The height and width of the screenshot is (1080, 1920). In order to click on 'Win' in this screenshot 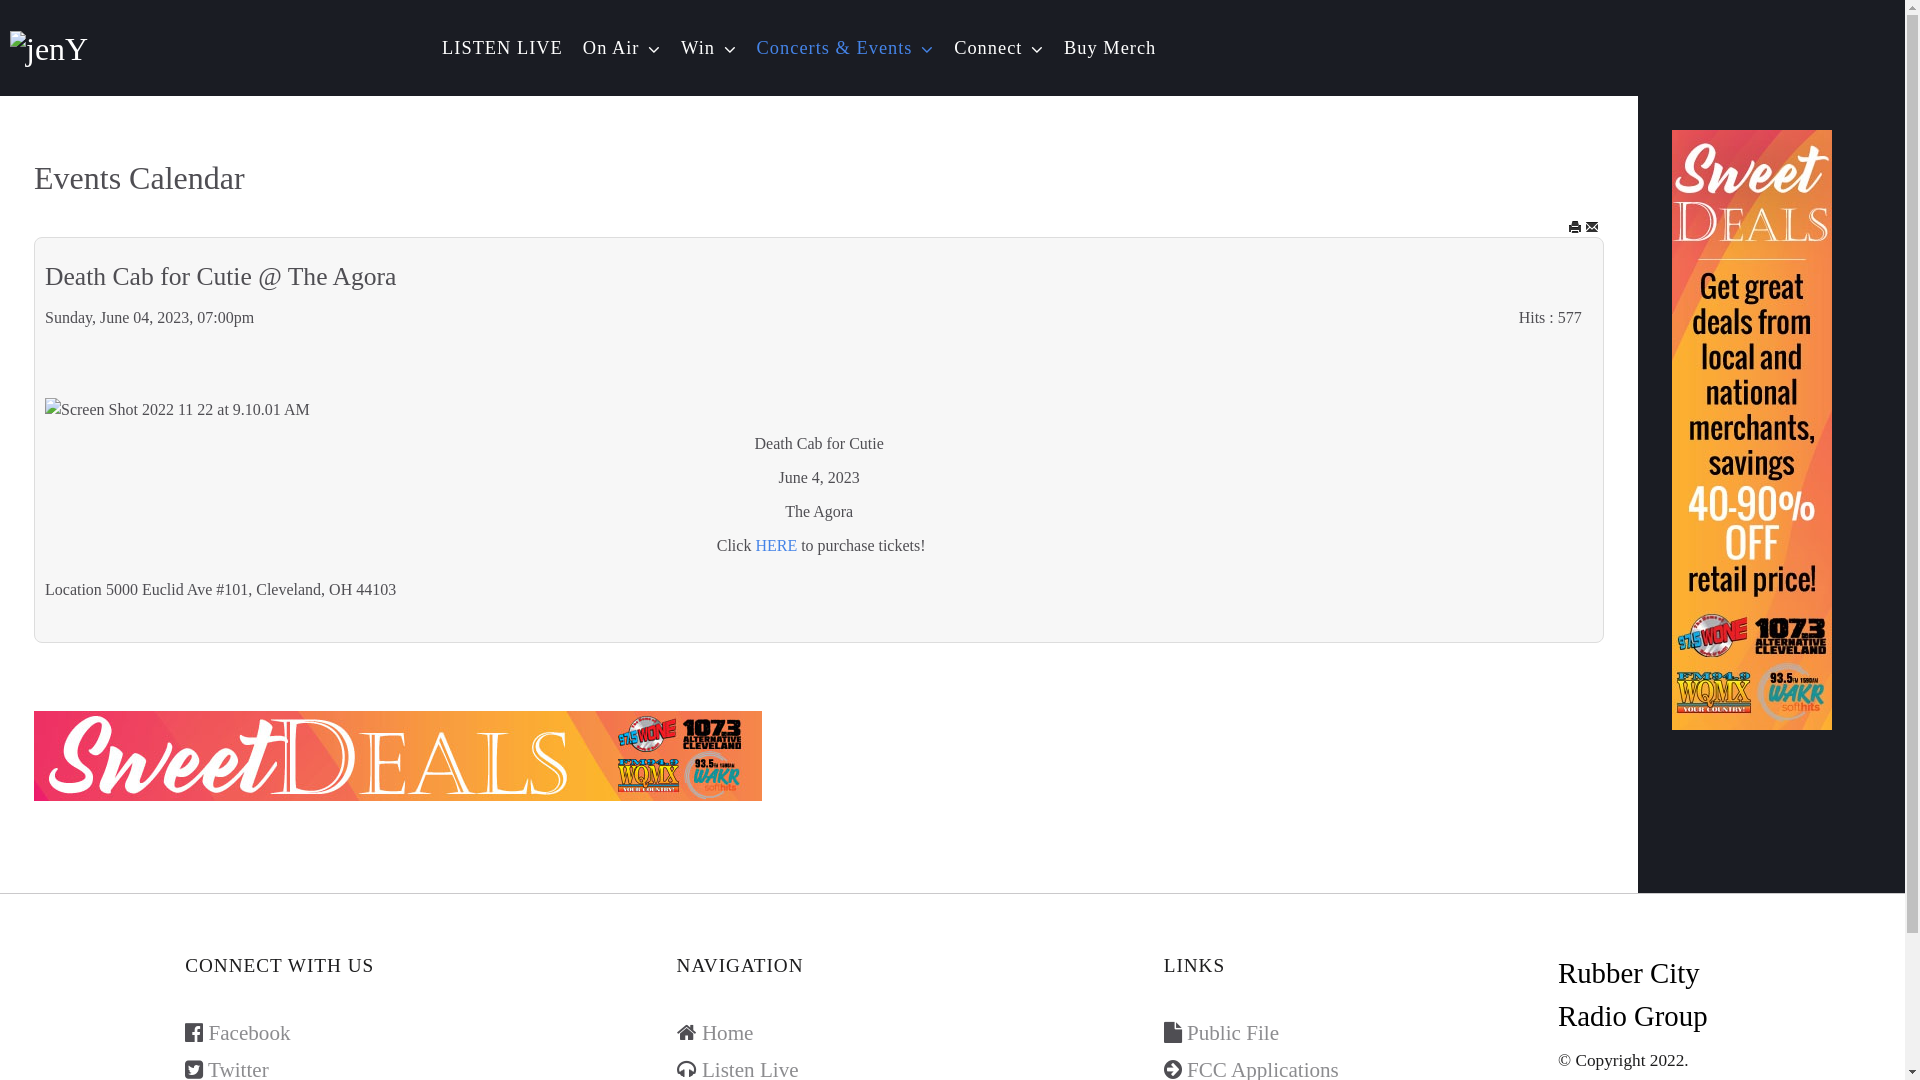, I will do `click(709, 46)`.